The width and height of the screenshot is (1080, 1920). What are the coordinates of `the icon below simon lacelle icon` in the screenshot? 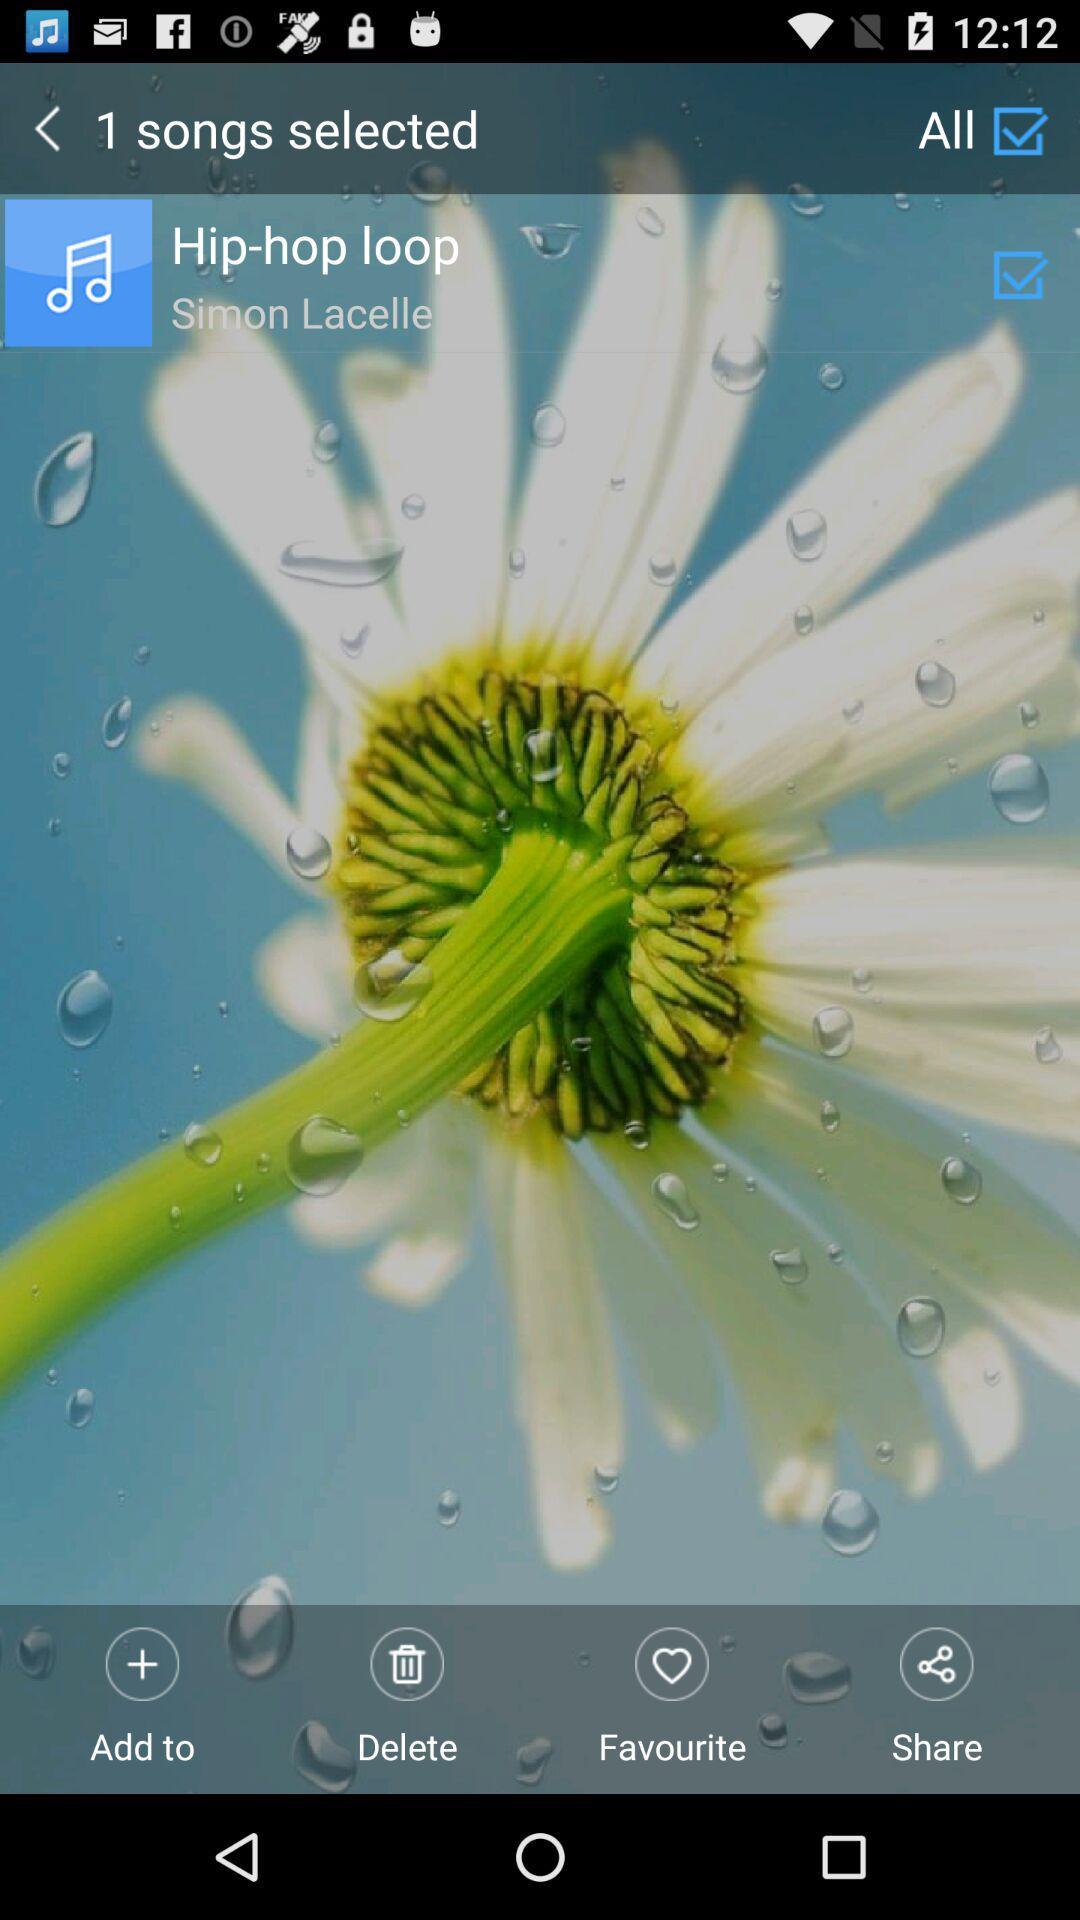 It's located at (672, 1698).